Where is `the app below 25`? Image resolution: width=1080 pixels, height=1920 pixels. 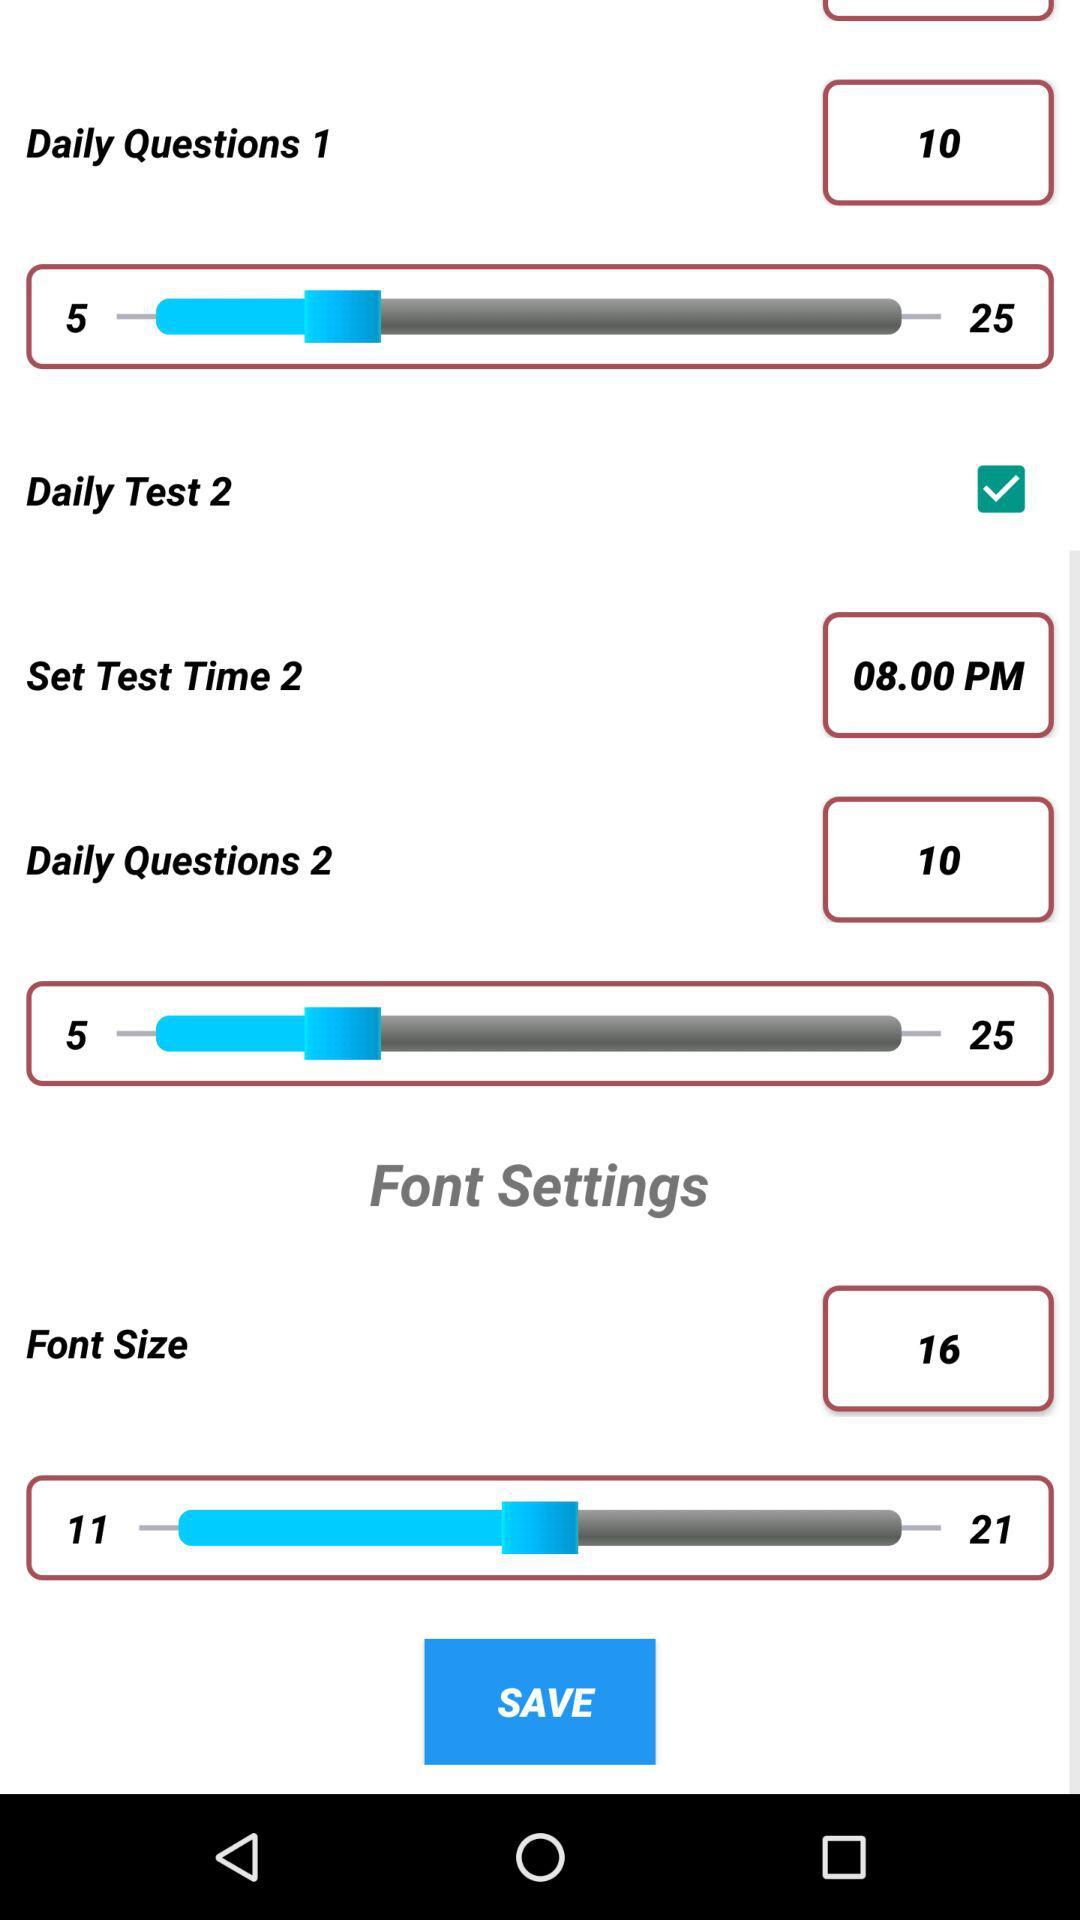 the app below 25 is located at coordinates (1006, 489).